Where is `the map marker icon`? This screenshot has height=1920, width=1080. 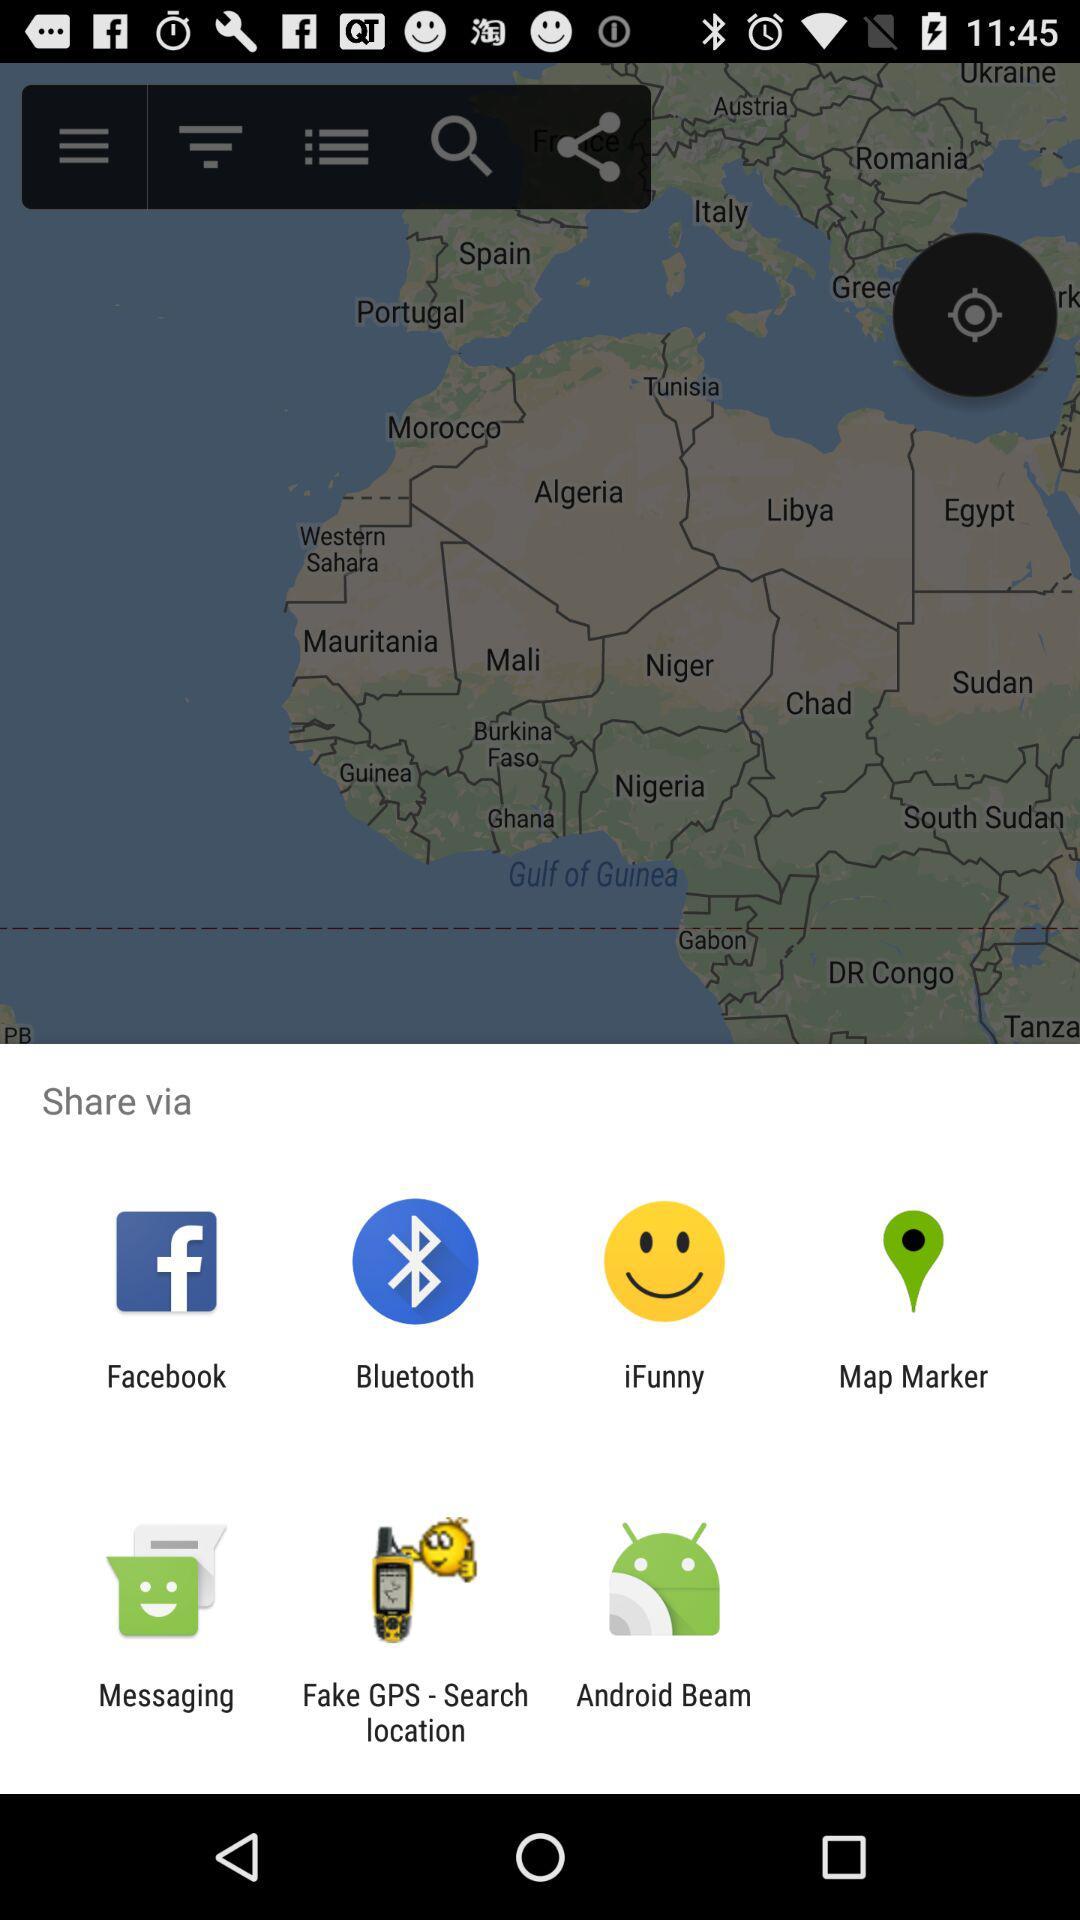
the map marker icon is located at coordinates (913, 1392).